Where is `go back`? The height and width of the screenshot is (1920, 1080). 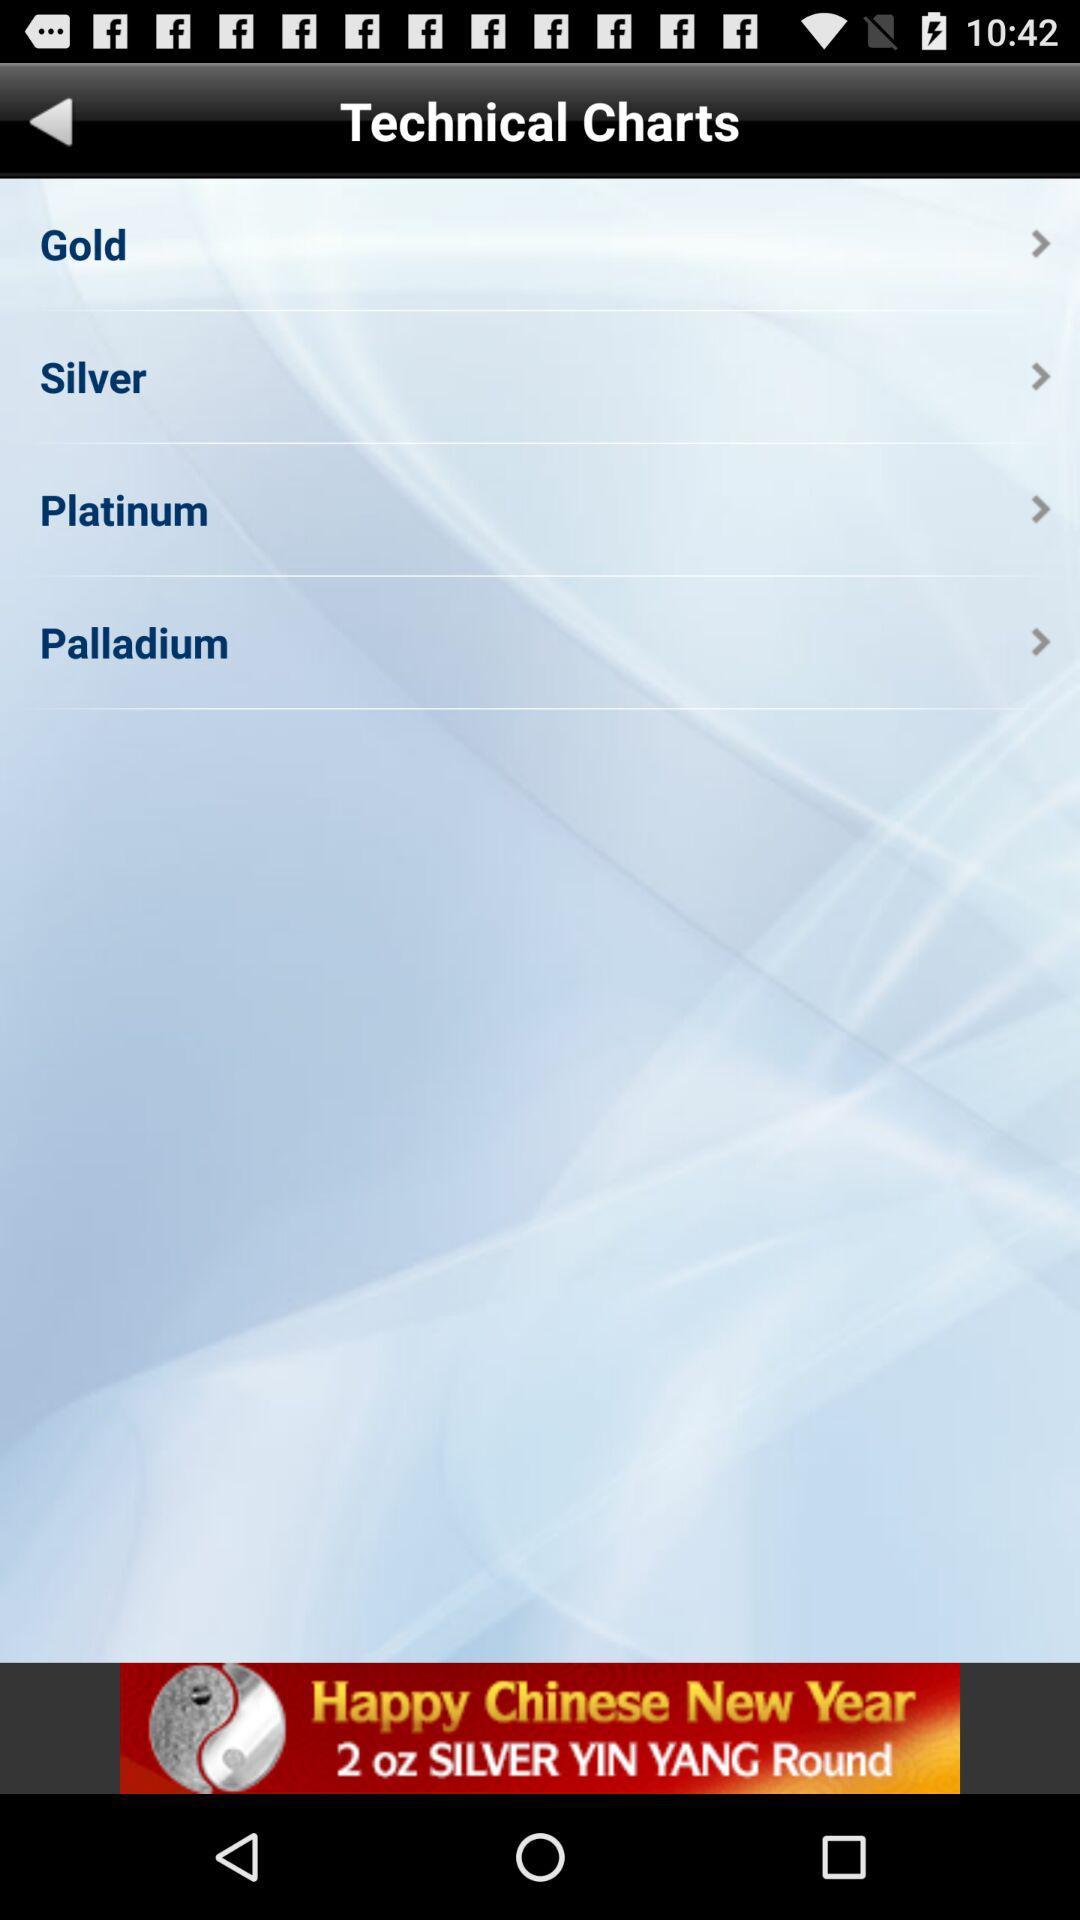 go back is located at coordinates (50, 124).